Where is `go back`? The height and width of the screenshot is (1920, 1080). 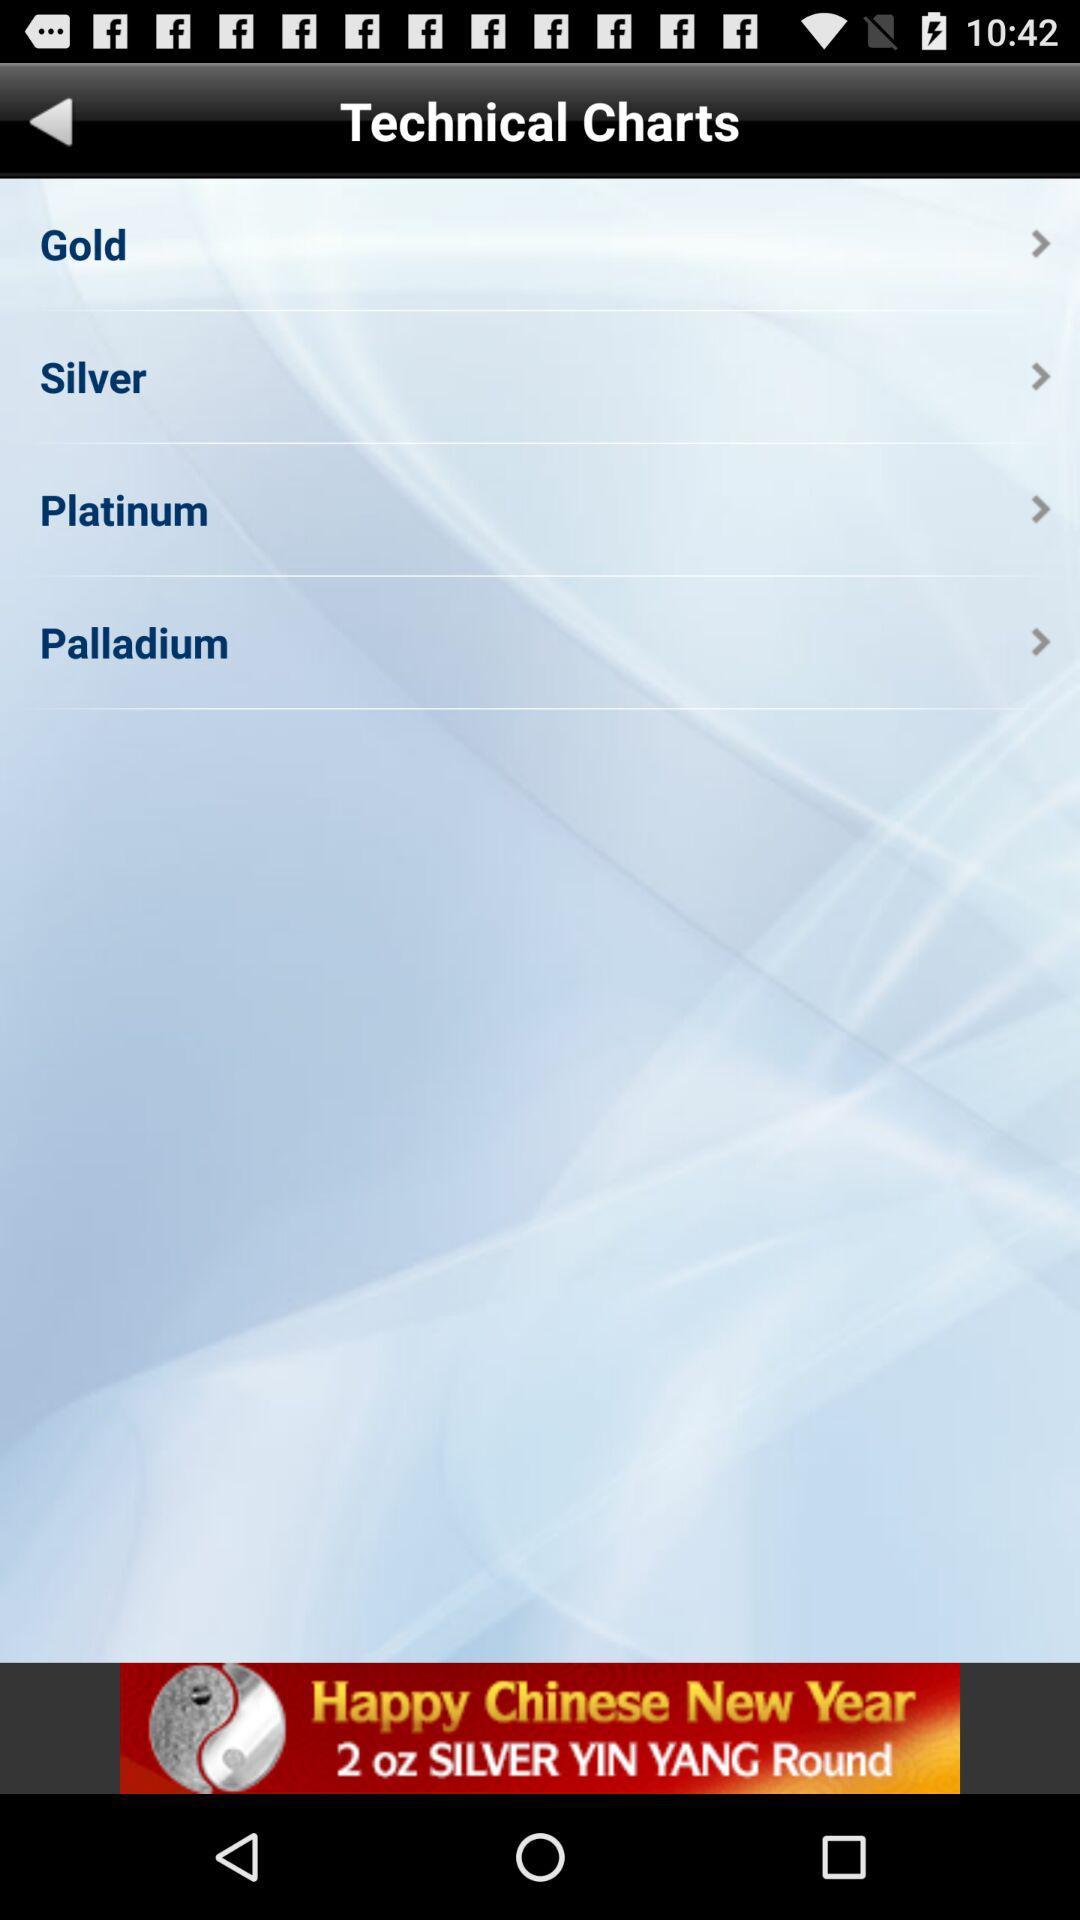 go back is located at coordinates (50, 124).